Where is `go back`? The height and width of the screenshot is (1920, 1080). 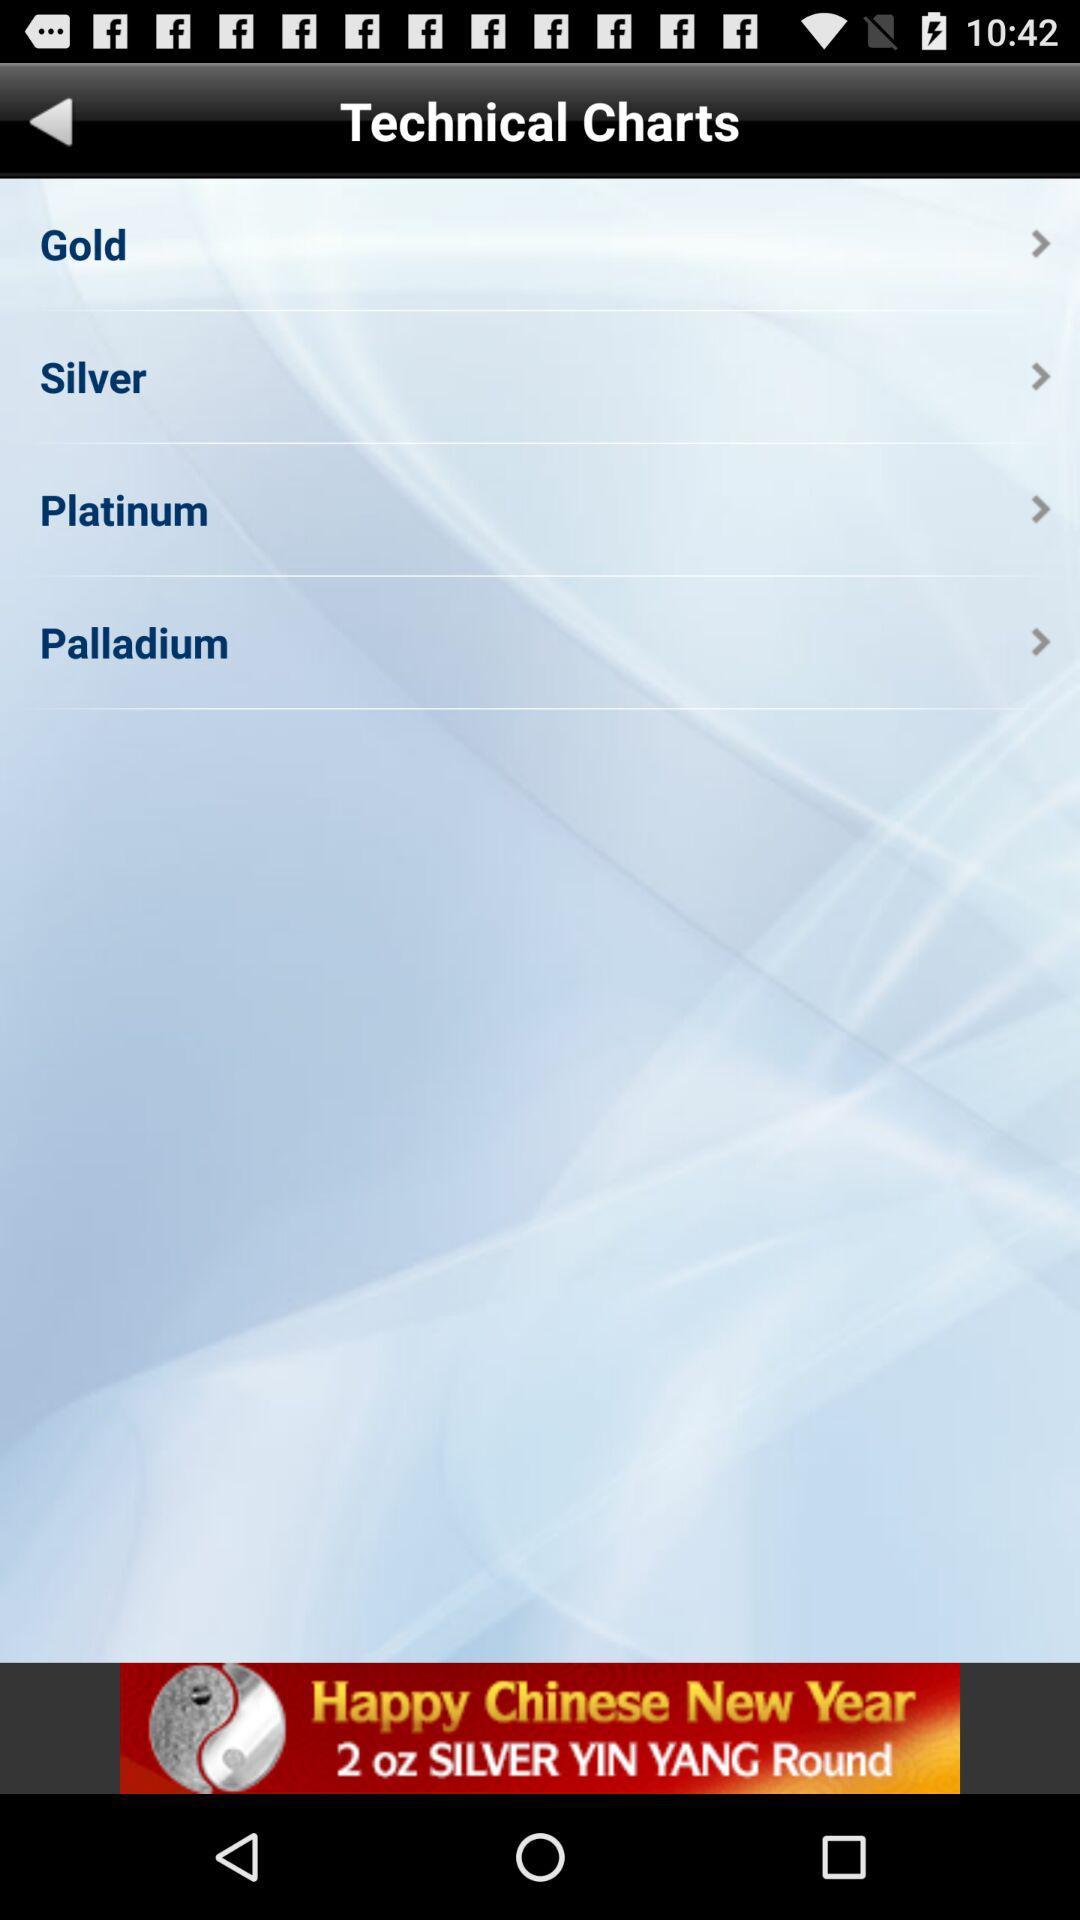 go back is located at coordinates (50, 124).